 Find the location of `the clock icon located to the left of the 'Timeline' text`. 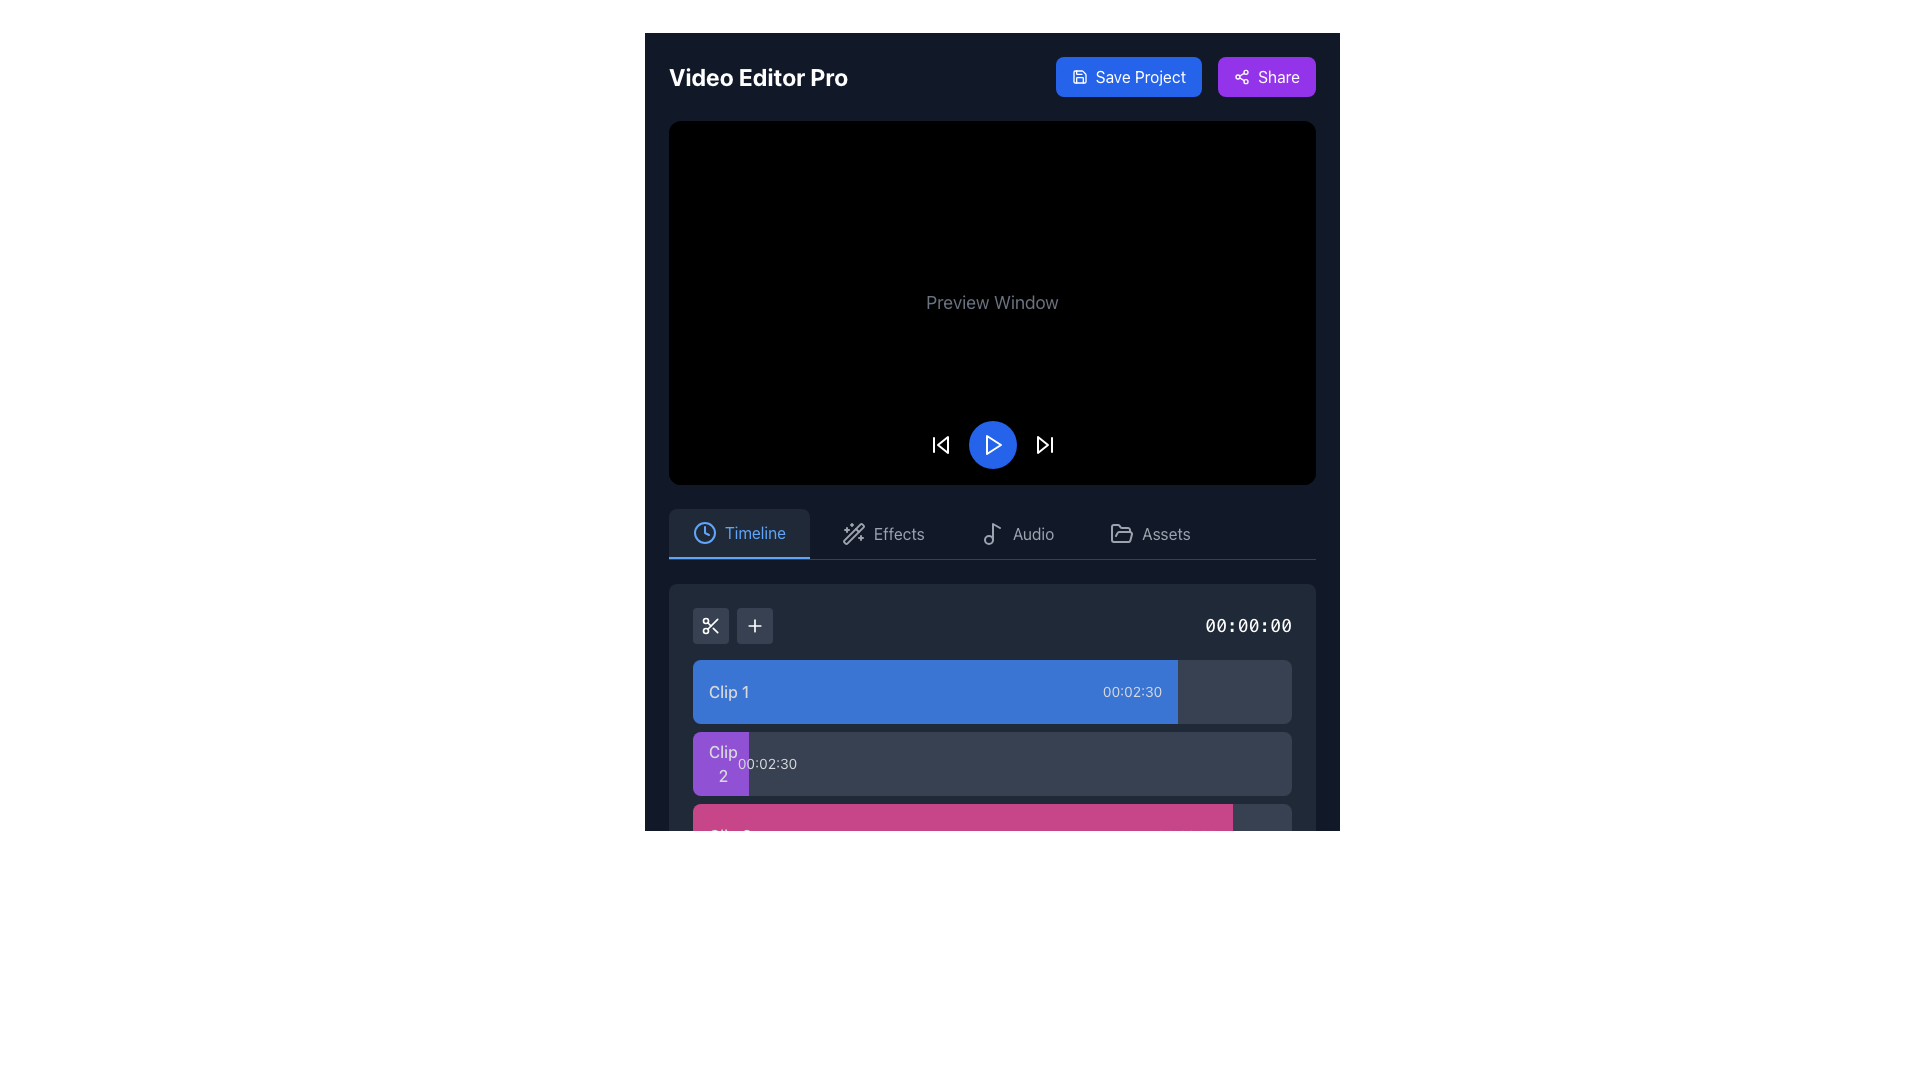

the clock icon located to the left of the 'Timeline' text is located at coordinates (705, 531).